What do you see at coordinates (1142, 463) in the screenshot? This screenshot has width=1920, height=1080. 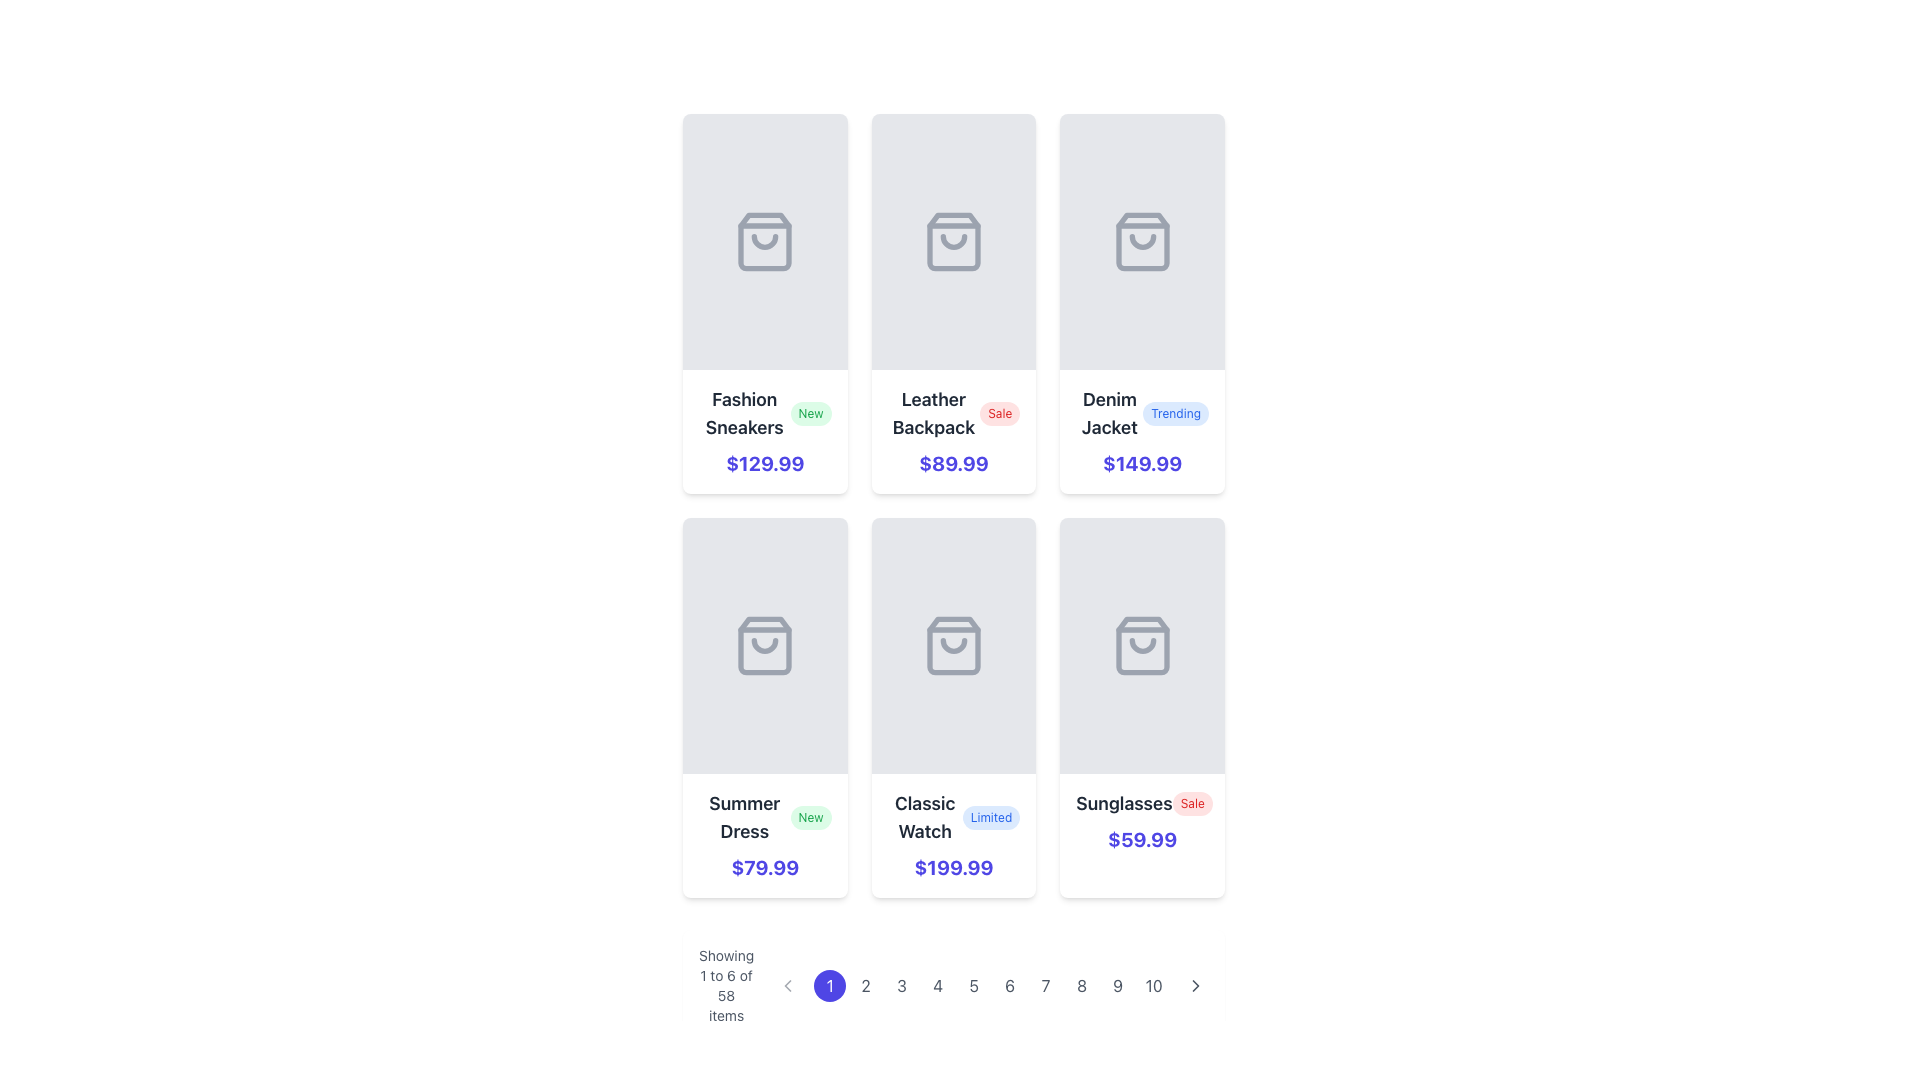 I see `the price label of the 'Denim Jacket' product` at bounding box center [1142, 463].